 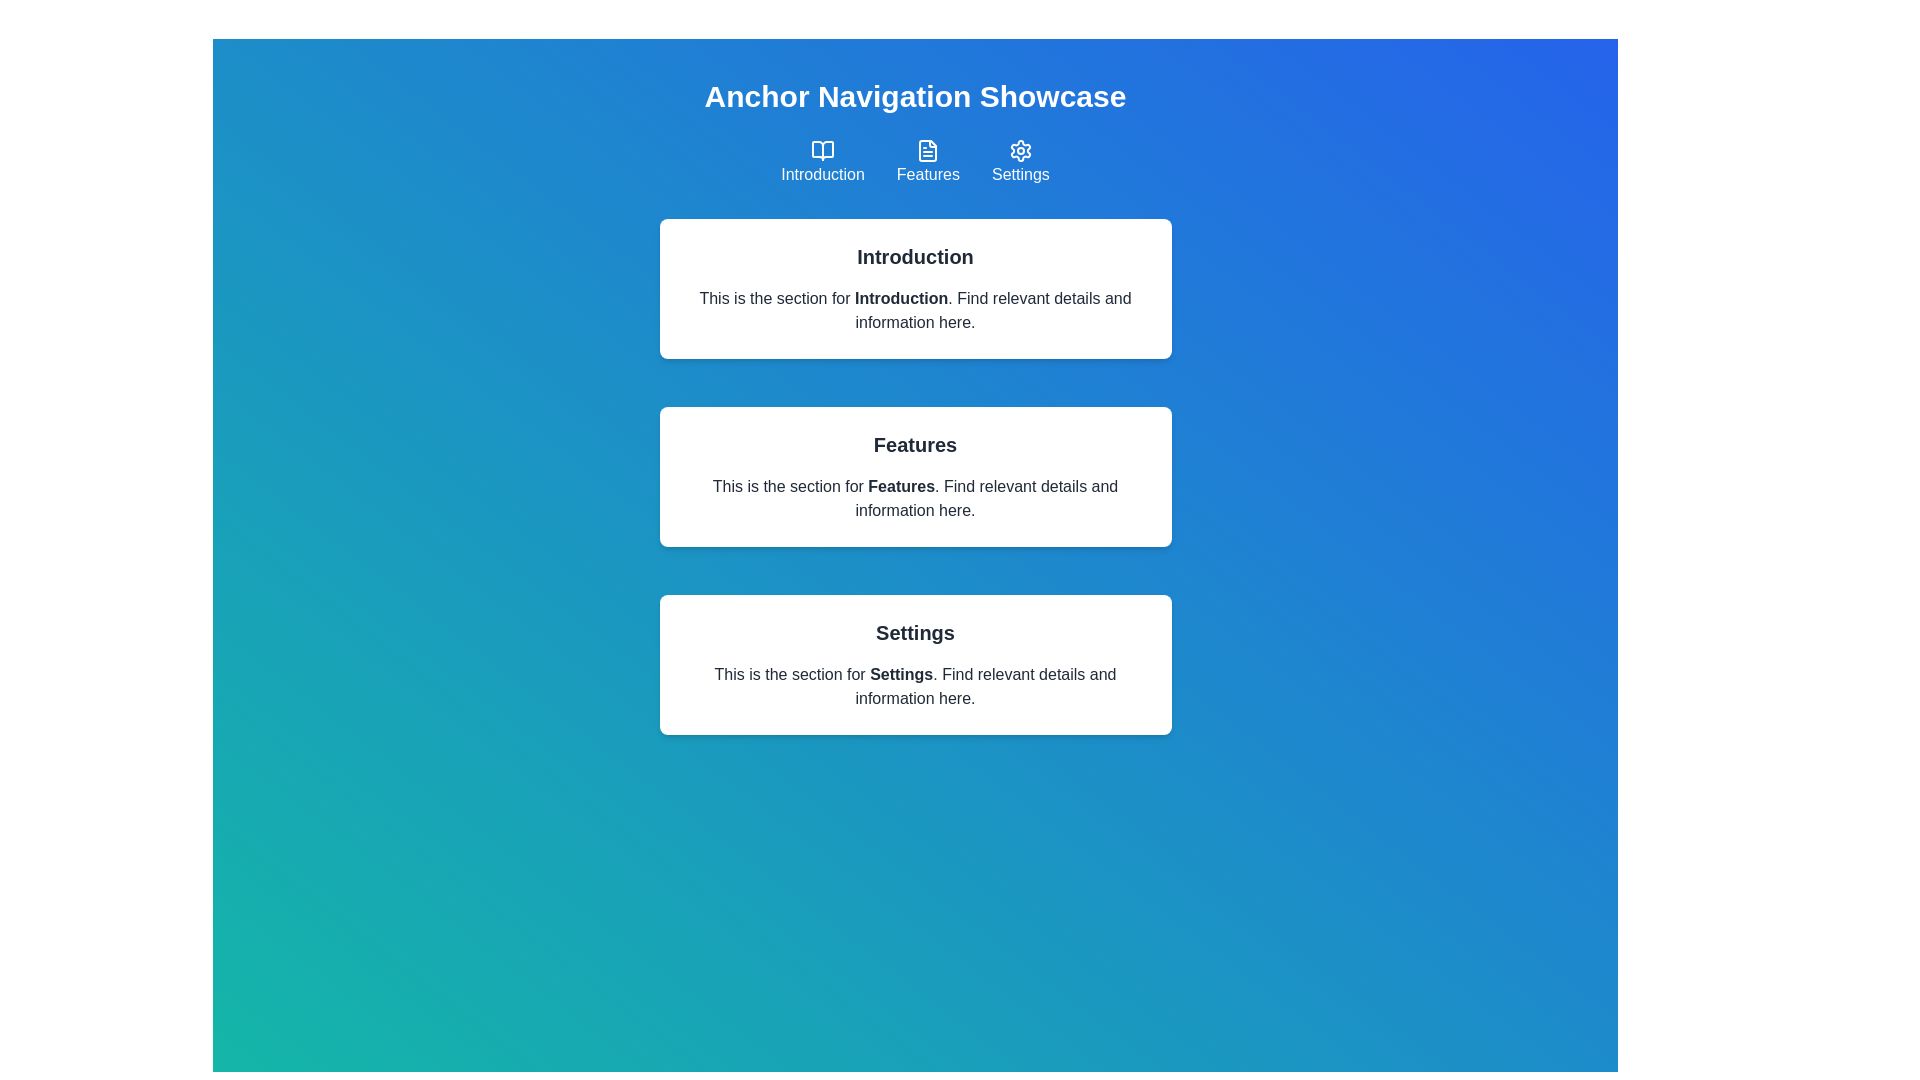 I want to click on the static text element that reads 'This is the section for Settings. Find relevant details and information here.' located within the third card section titled 'Settings', so click(x=914, y=685).